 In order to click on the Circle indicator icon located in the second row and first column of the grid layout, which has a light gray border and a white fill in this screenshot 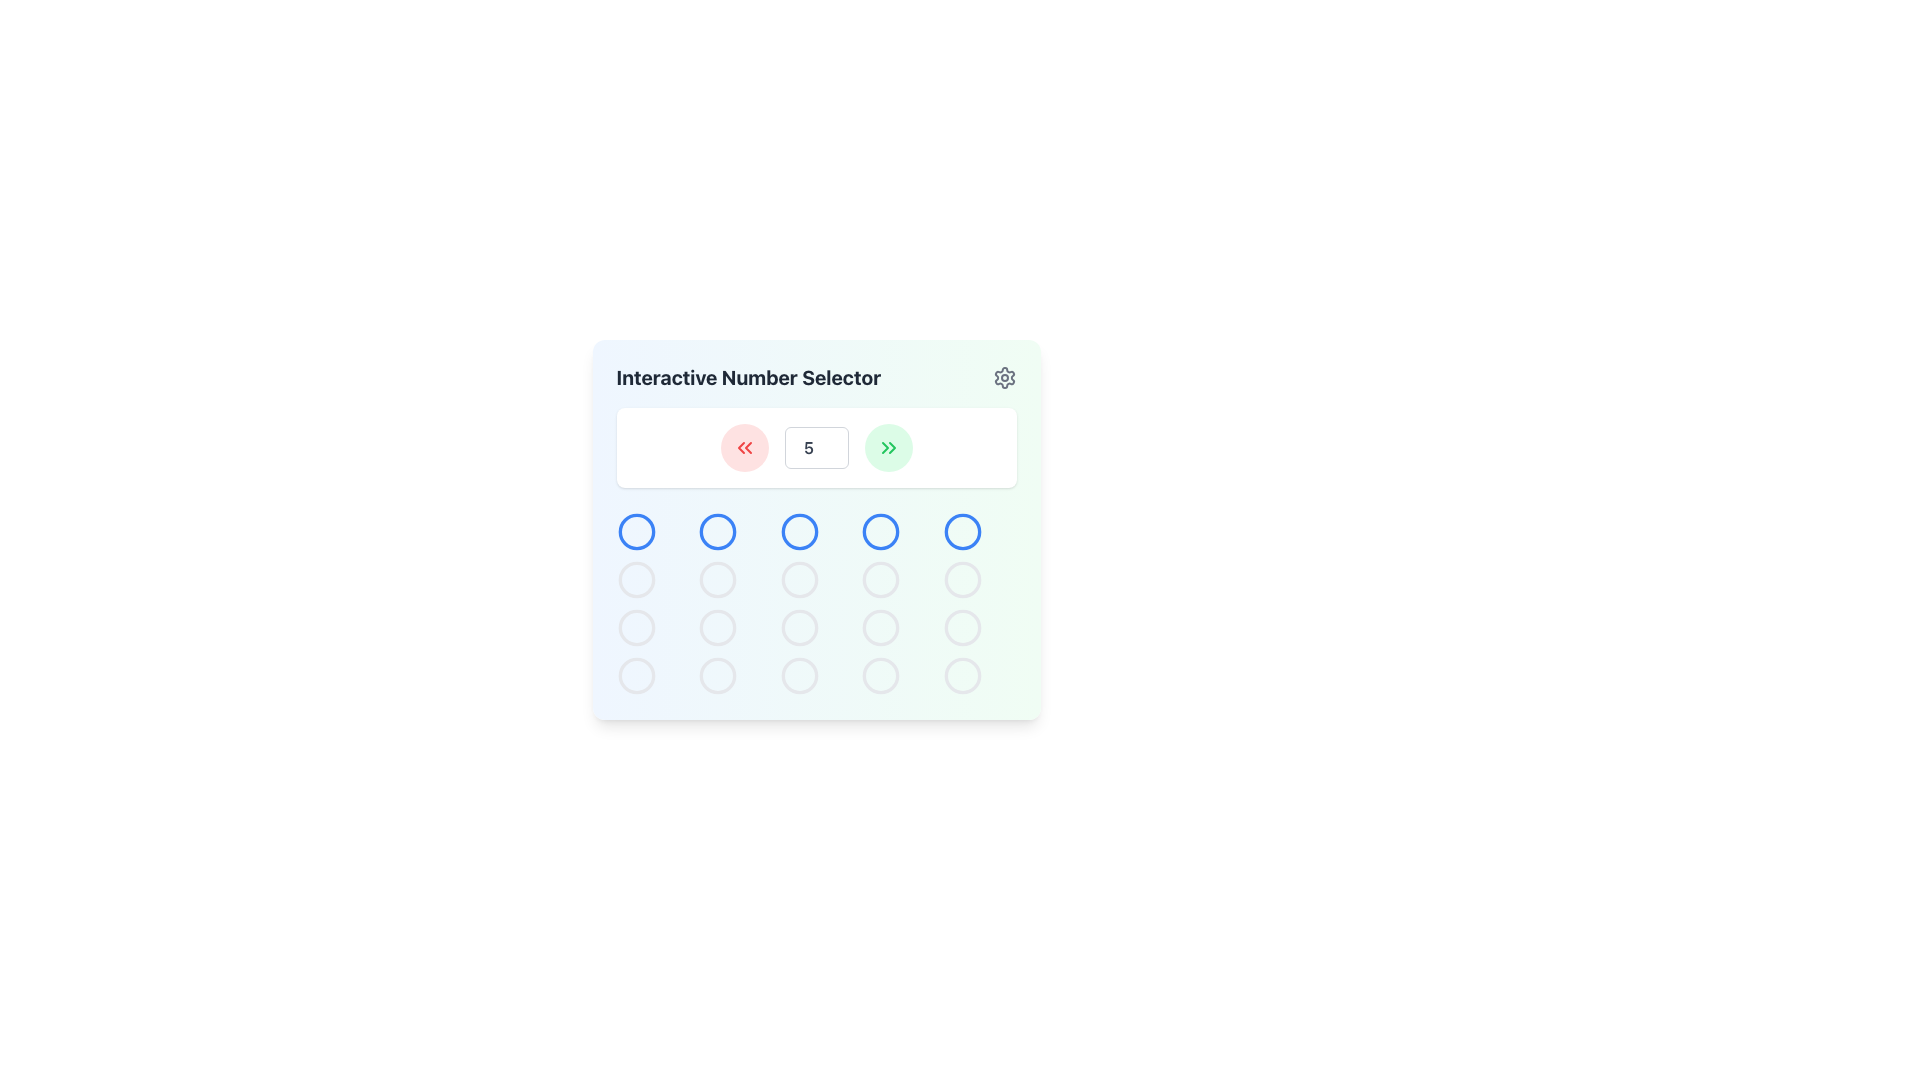, I will do `click(635, 579)`.